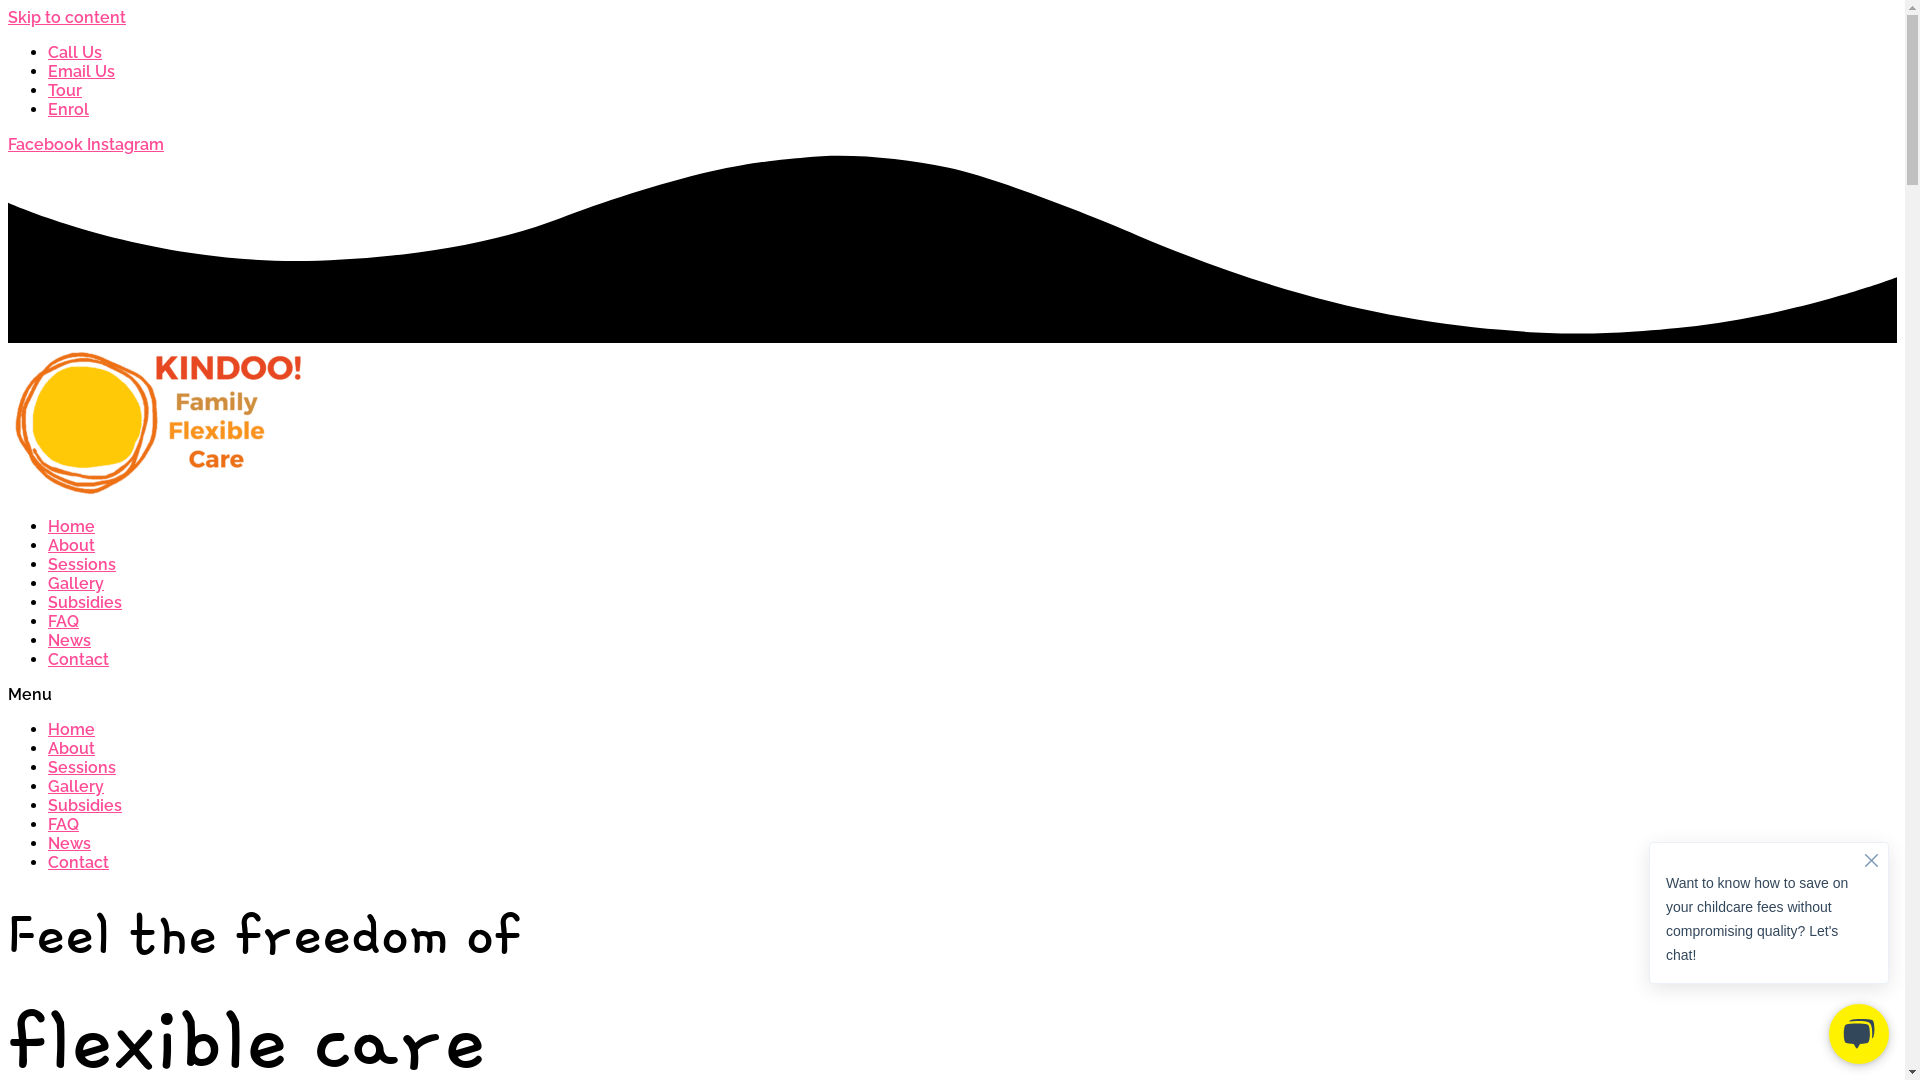 This screenshot has height=1080, width=1920. What do you see at coordinates (47, 143) in the screenshot?
I see `'Facebook'` at bounding box center [47, 143].